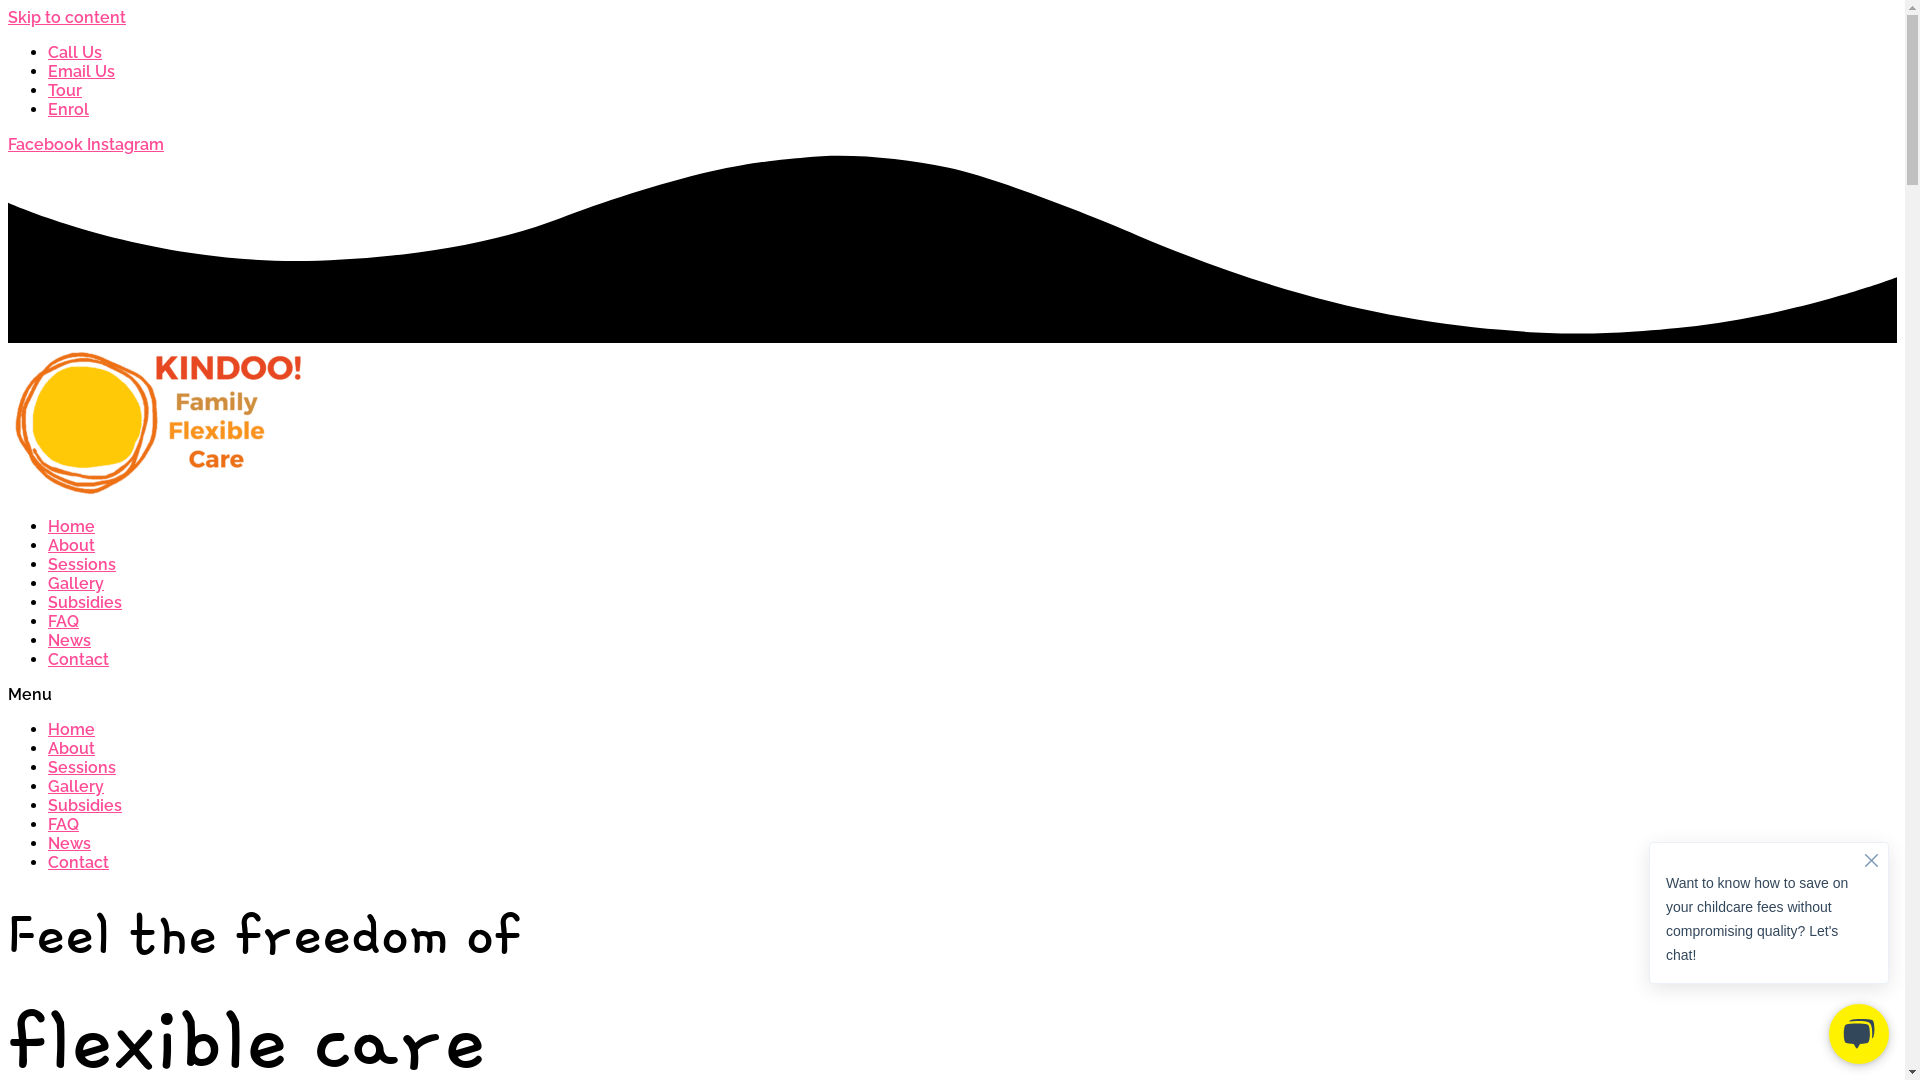 This screenshot has height=1080, width=1920. What do you see at coordinates (47, 143) in the screenshot?
I see `'Facebook'` at bounding box center [47, 143].